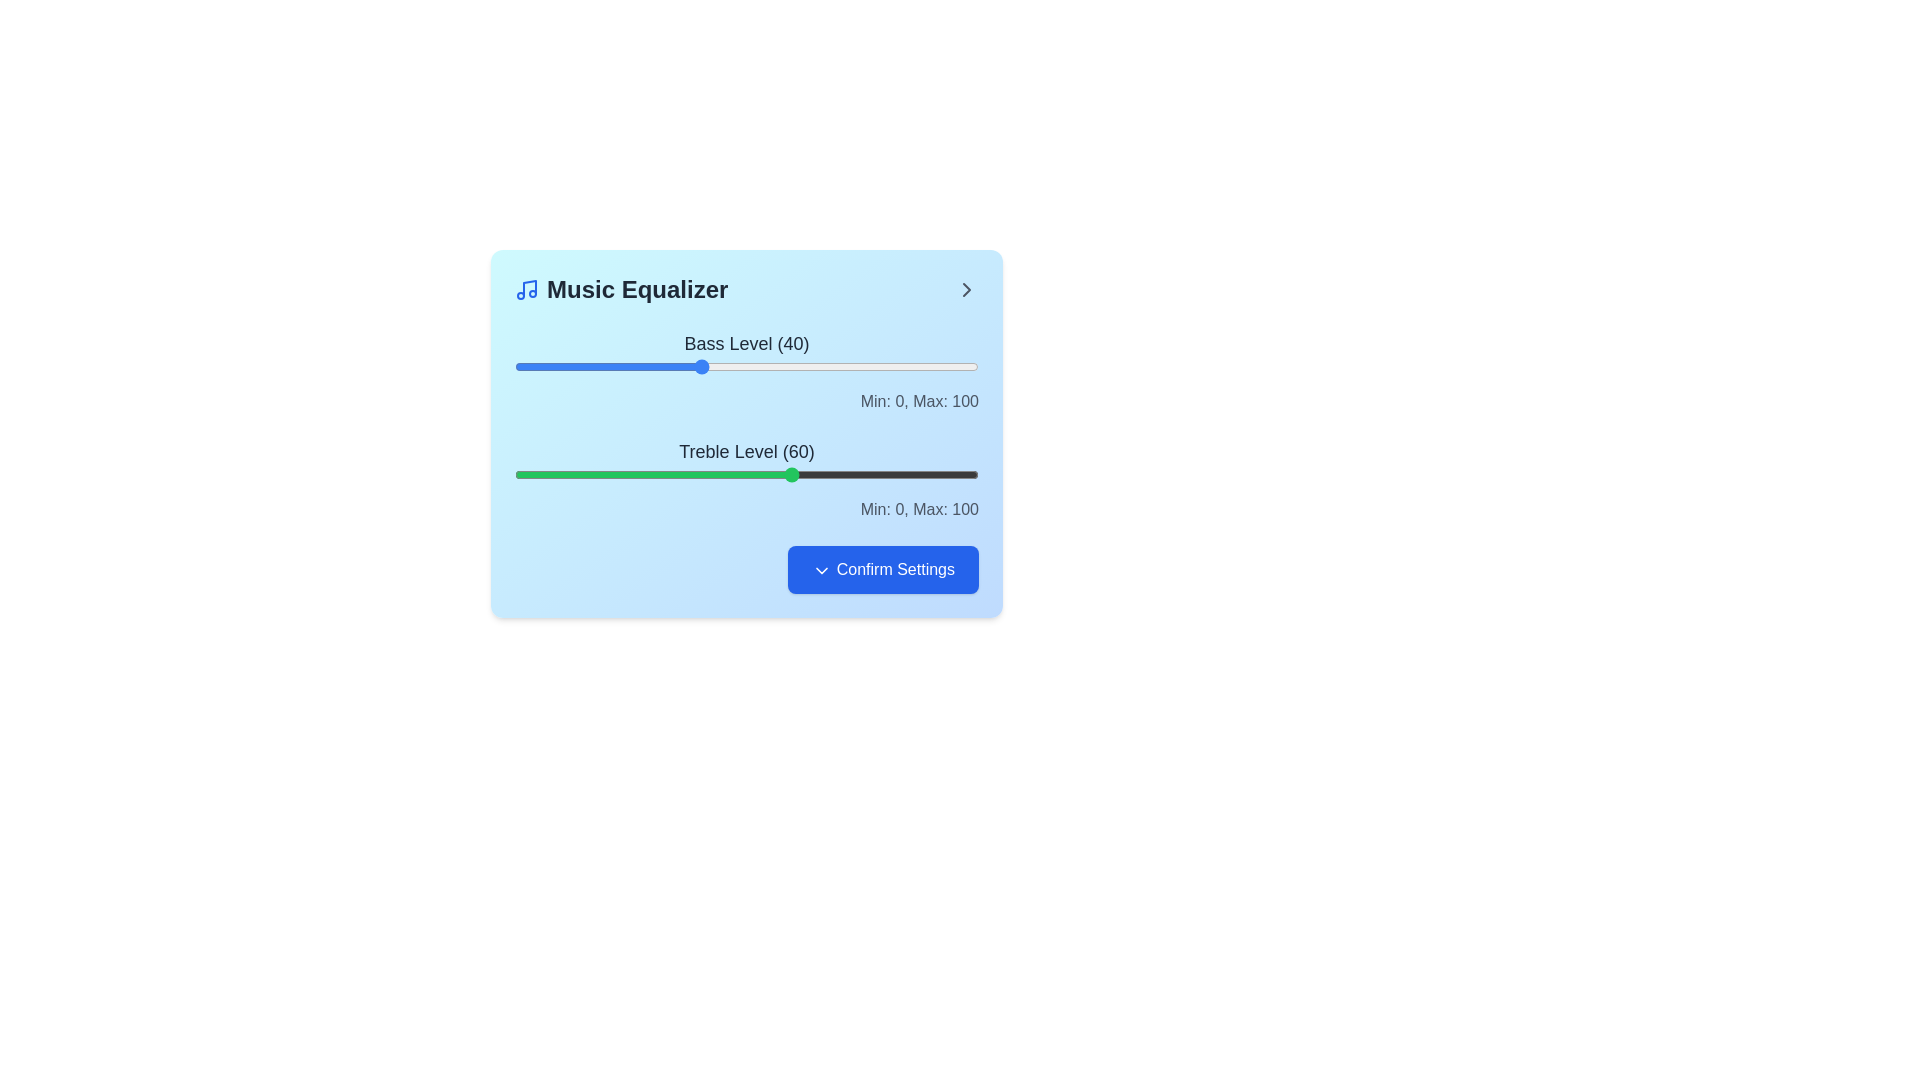 Image resolution: width=1920 pixels, height=1080 pixels. Describe the element at coordinates (917, 366) in the screenshot. I see `the Bass Level slider` at that location.